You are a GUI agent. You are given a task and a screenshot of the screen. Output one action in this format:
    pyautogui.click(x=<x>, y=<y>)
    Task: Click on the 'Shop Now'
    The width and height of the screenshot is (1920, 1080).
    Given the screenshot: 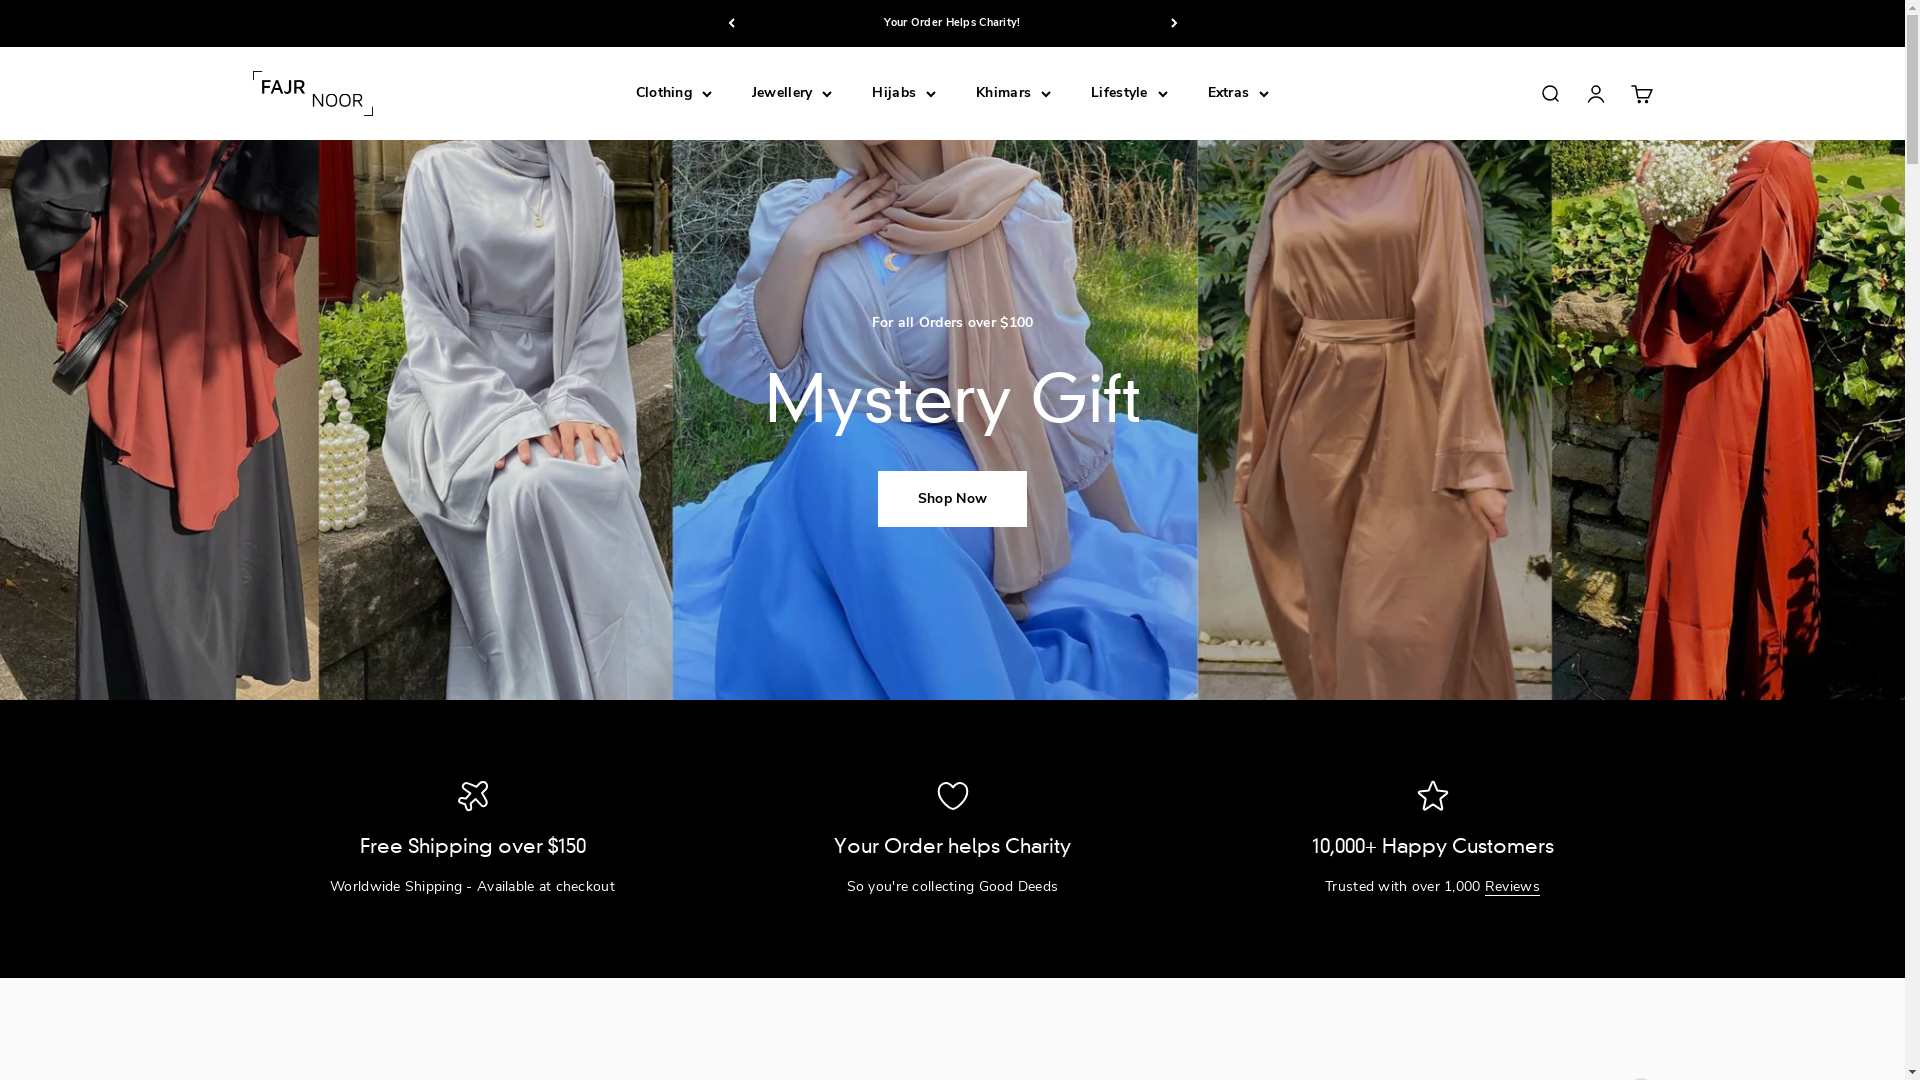 What is the action you would take?
    pyautogui.click(x=878, y=497)
    